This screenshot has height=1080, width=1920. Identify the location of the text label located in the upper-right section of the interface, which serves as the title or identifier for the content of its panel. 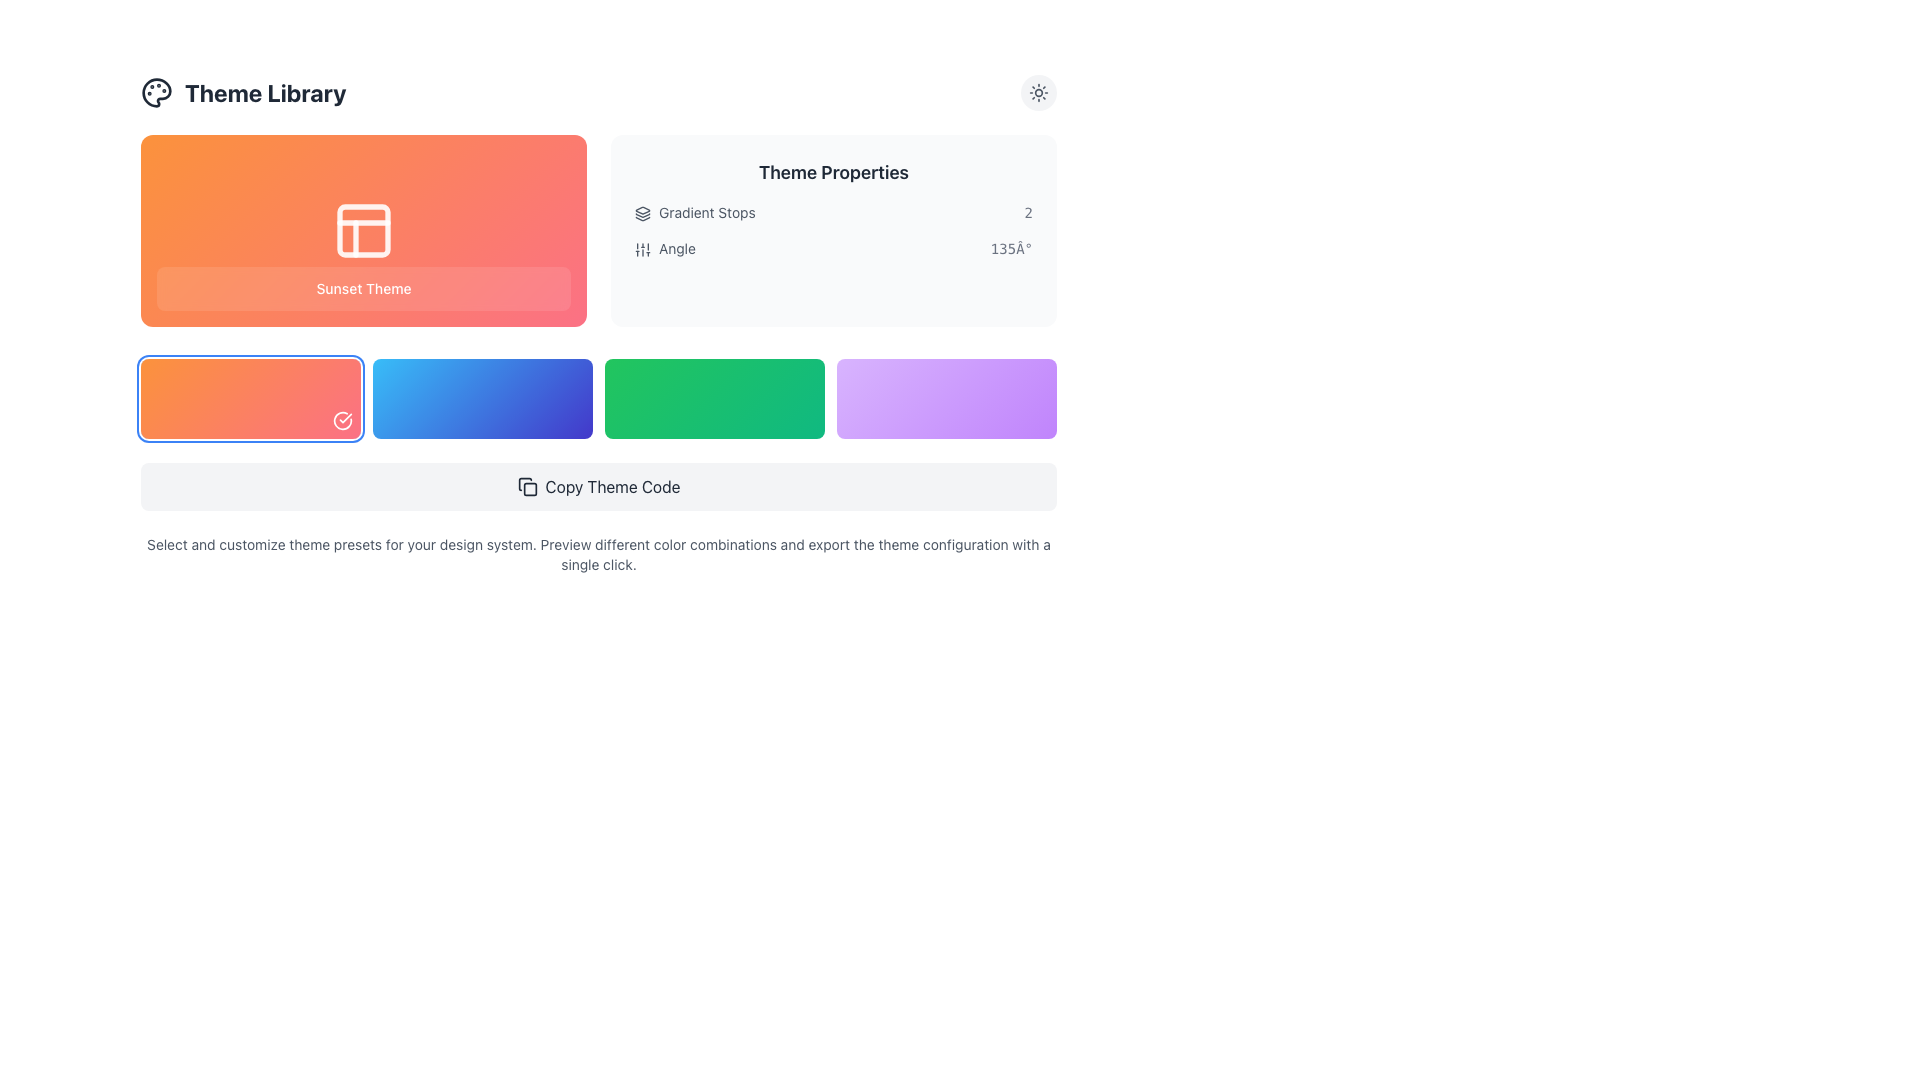
(834, 172).